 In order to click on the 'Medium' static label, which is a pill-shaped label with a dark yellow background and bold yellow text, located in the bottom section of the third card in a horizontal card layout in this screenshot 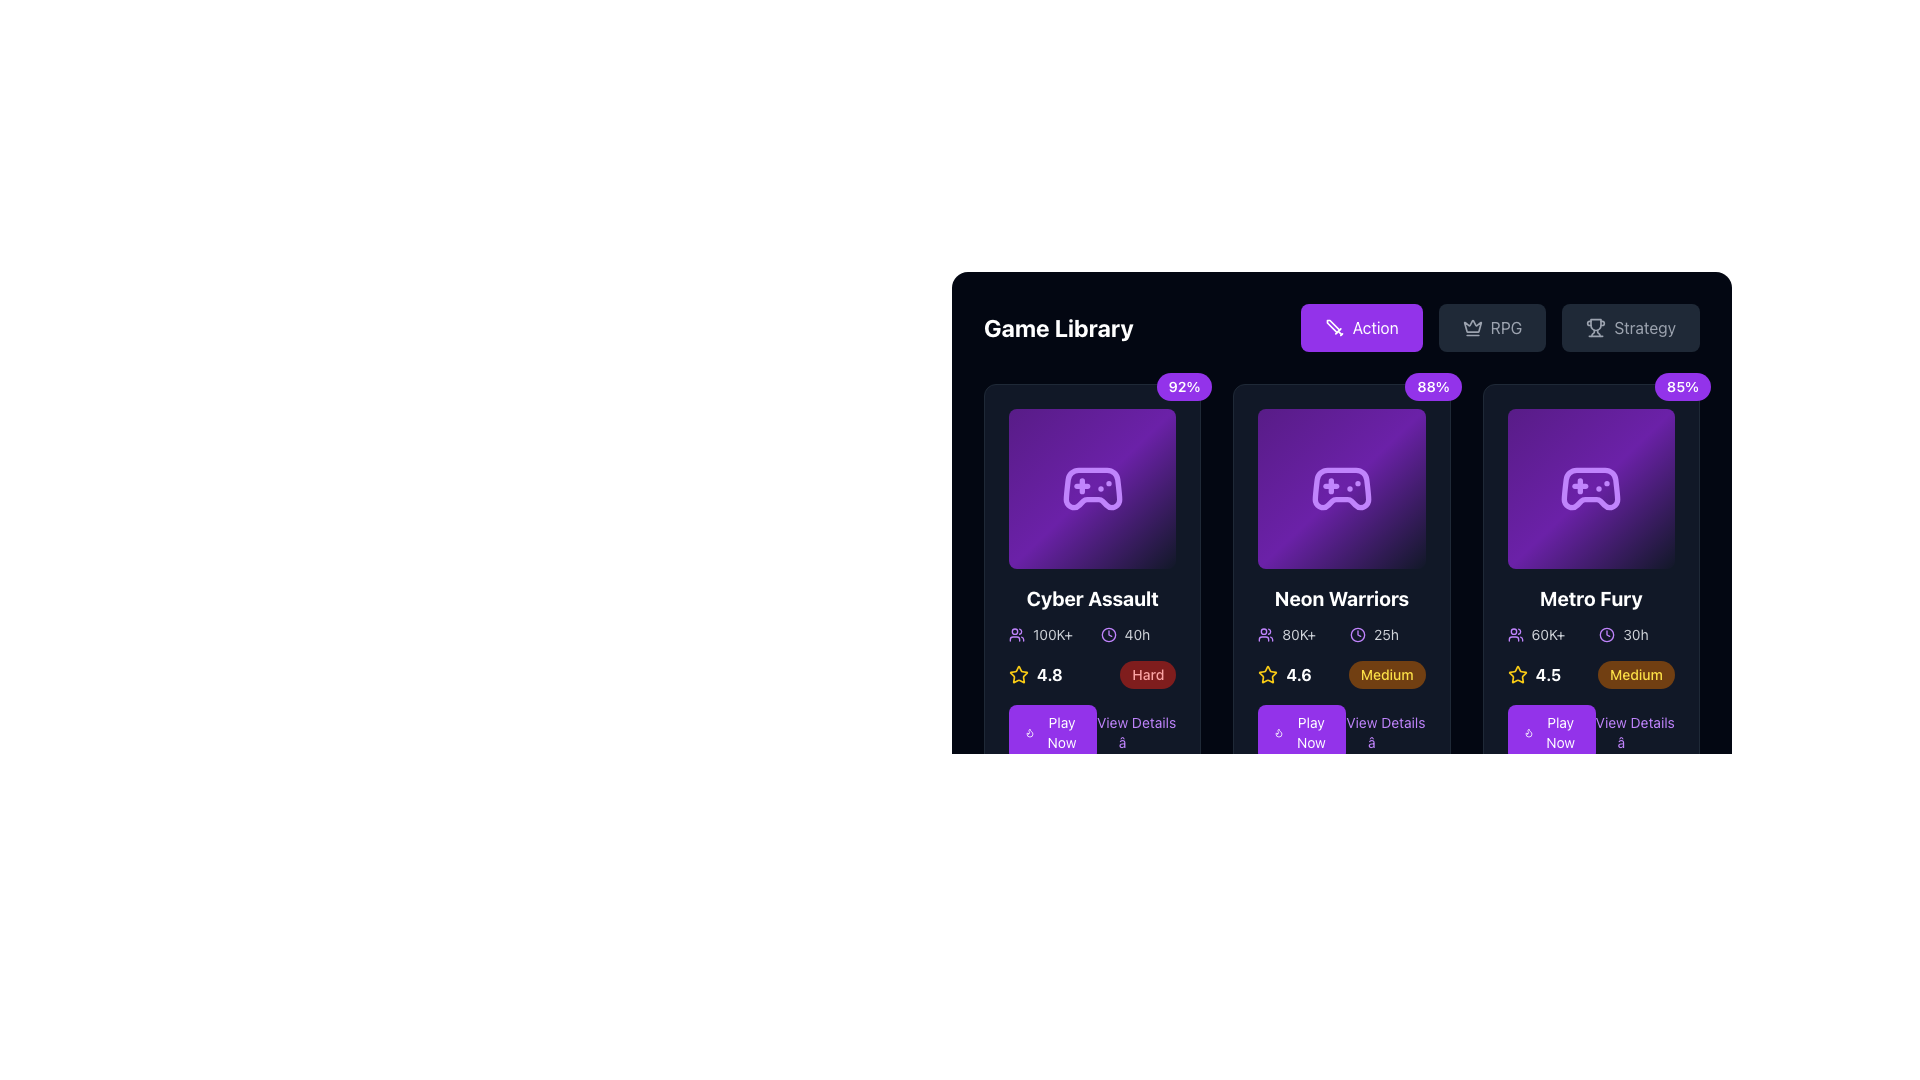, I will do `click(1636, 675)`.